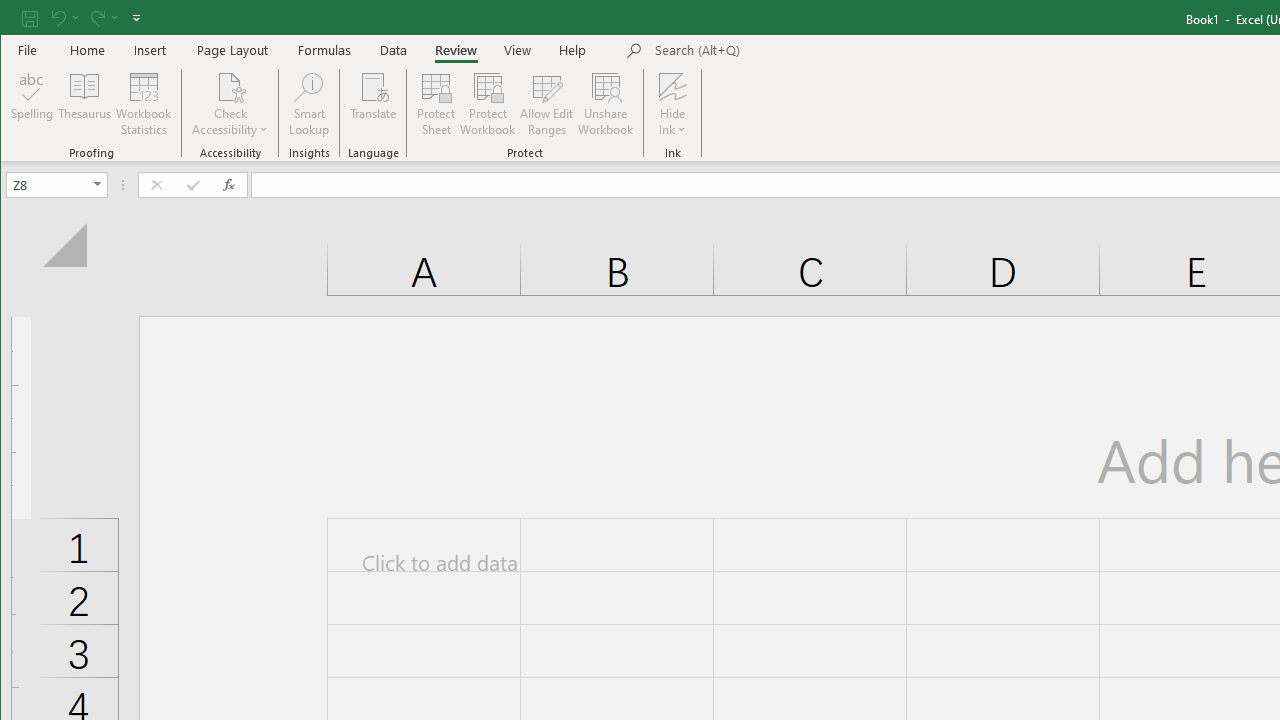 The image size is (1280, 720). Describe the element at coordinates (56, 185) in the screenshot. I see `'Name Box'` at that location.